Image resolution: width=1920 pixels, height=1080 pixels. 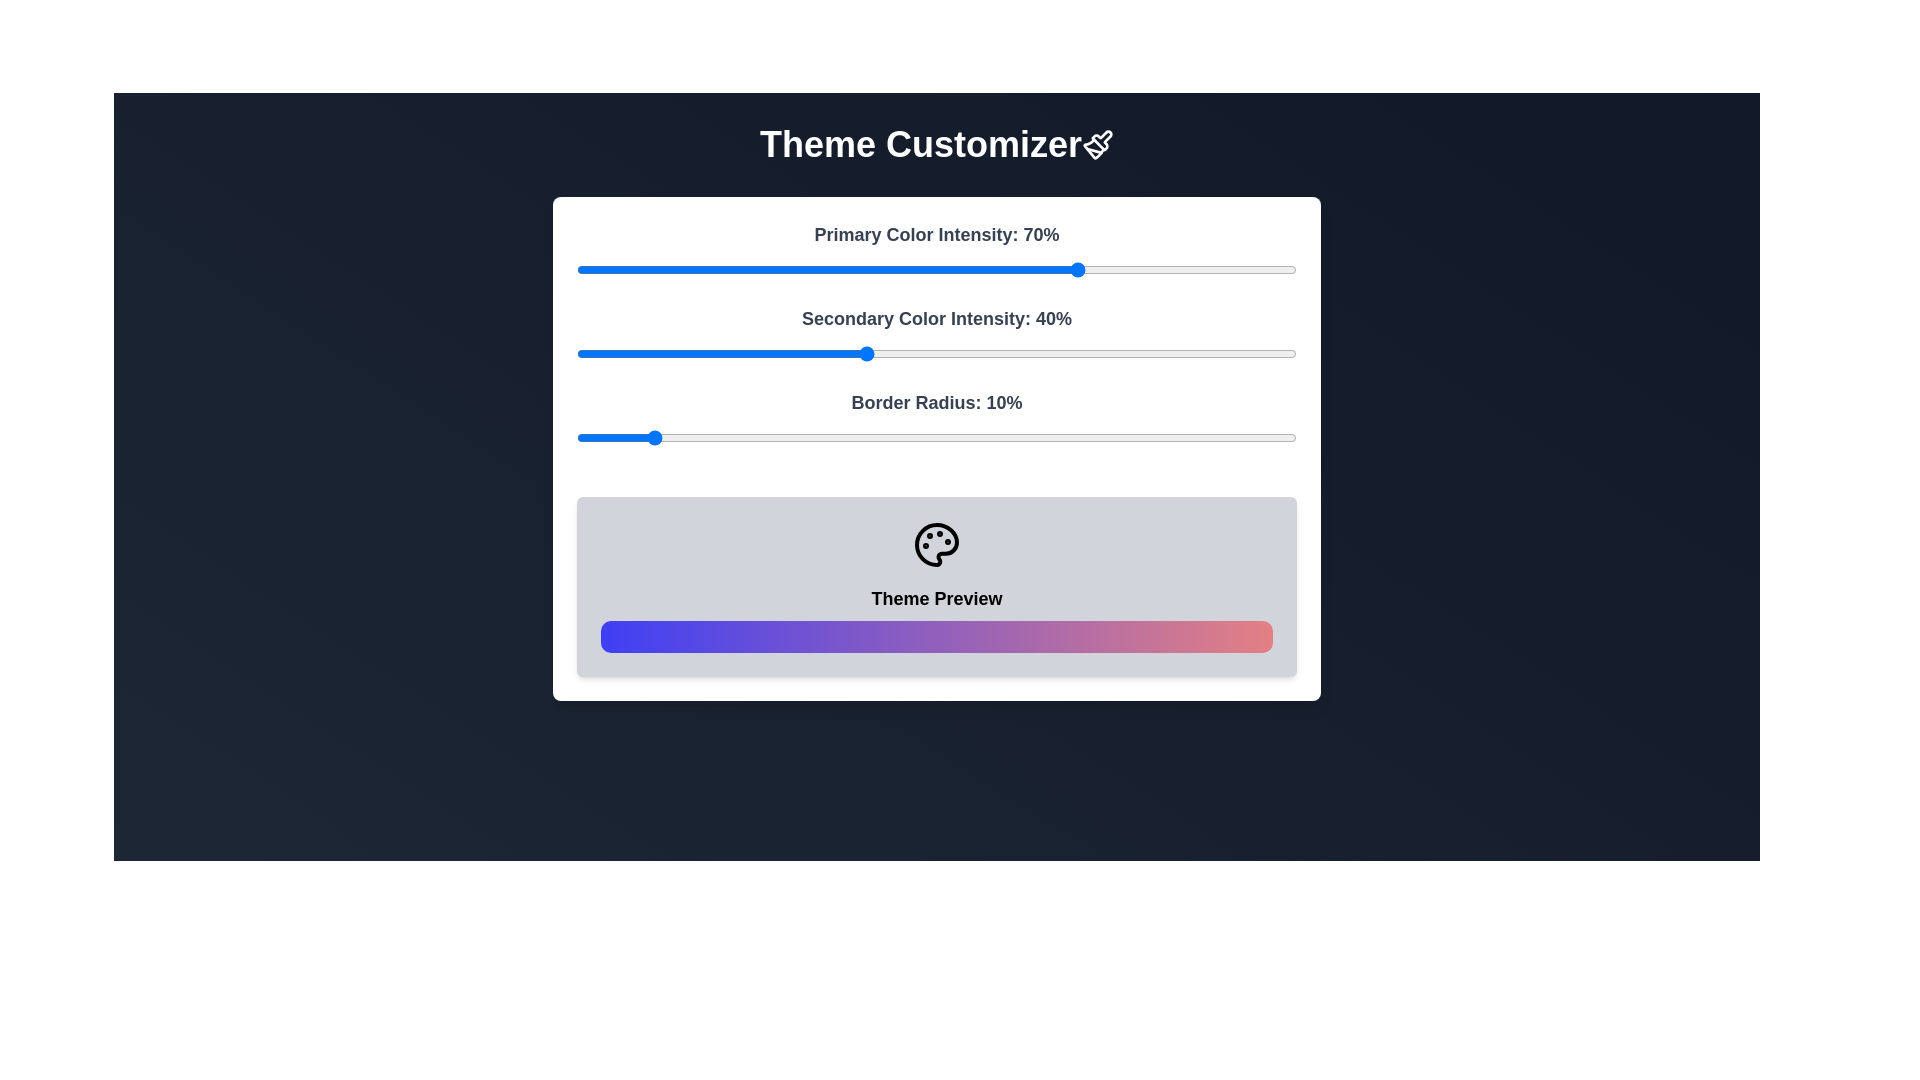 I want to click on the Border Radius slider to 4%, so click(x=604, y=437).